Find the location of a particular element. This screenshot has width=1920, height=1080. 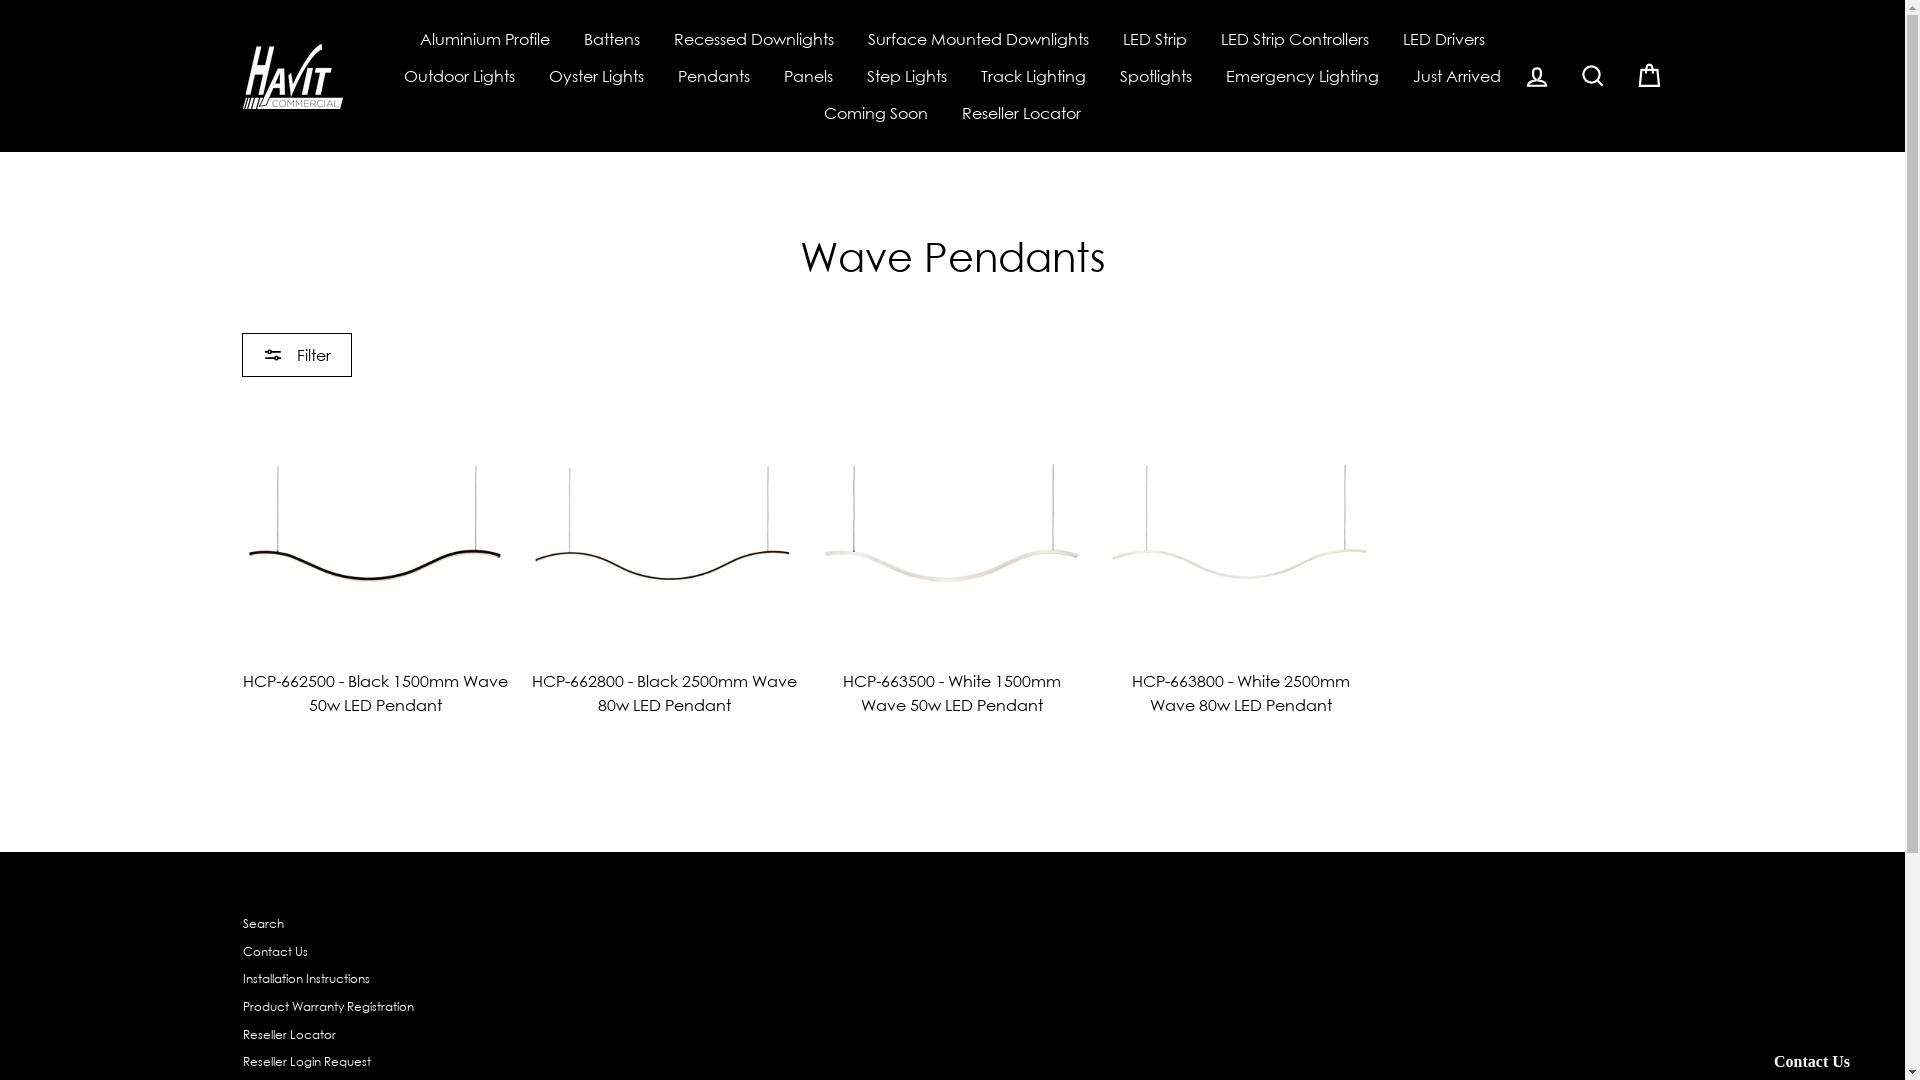

'Panels' is located at coordinates (808, 74).